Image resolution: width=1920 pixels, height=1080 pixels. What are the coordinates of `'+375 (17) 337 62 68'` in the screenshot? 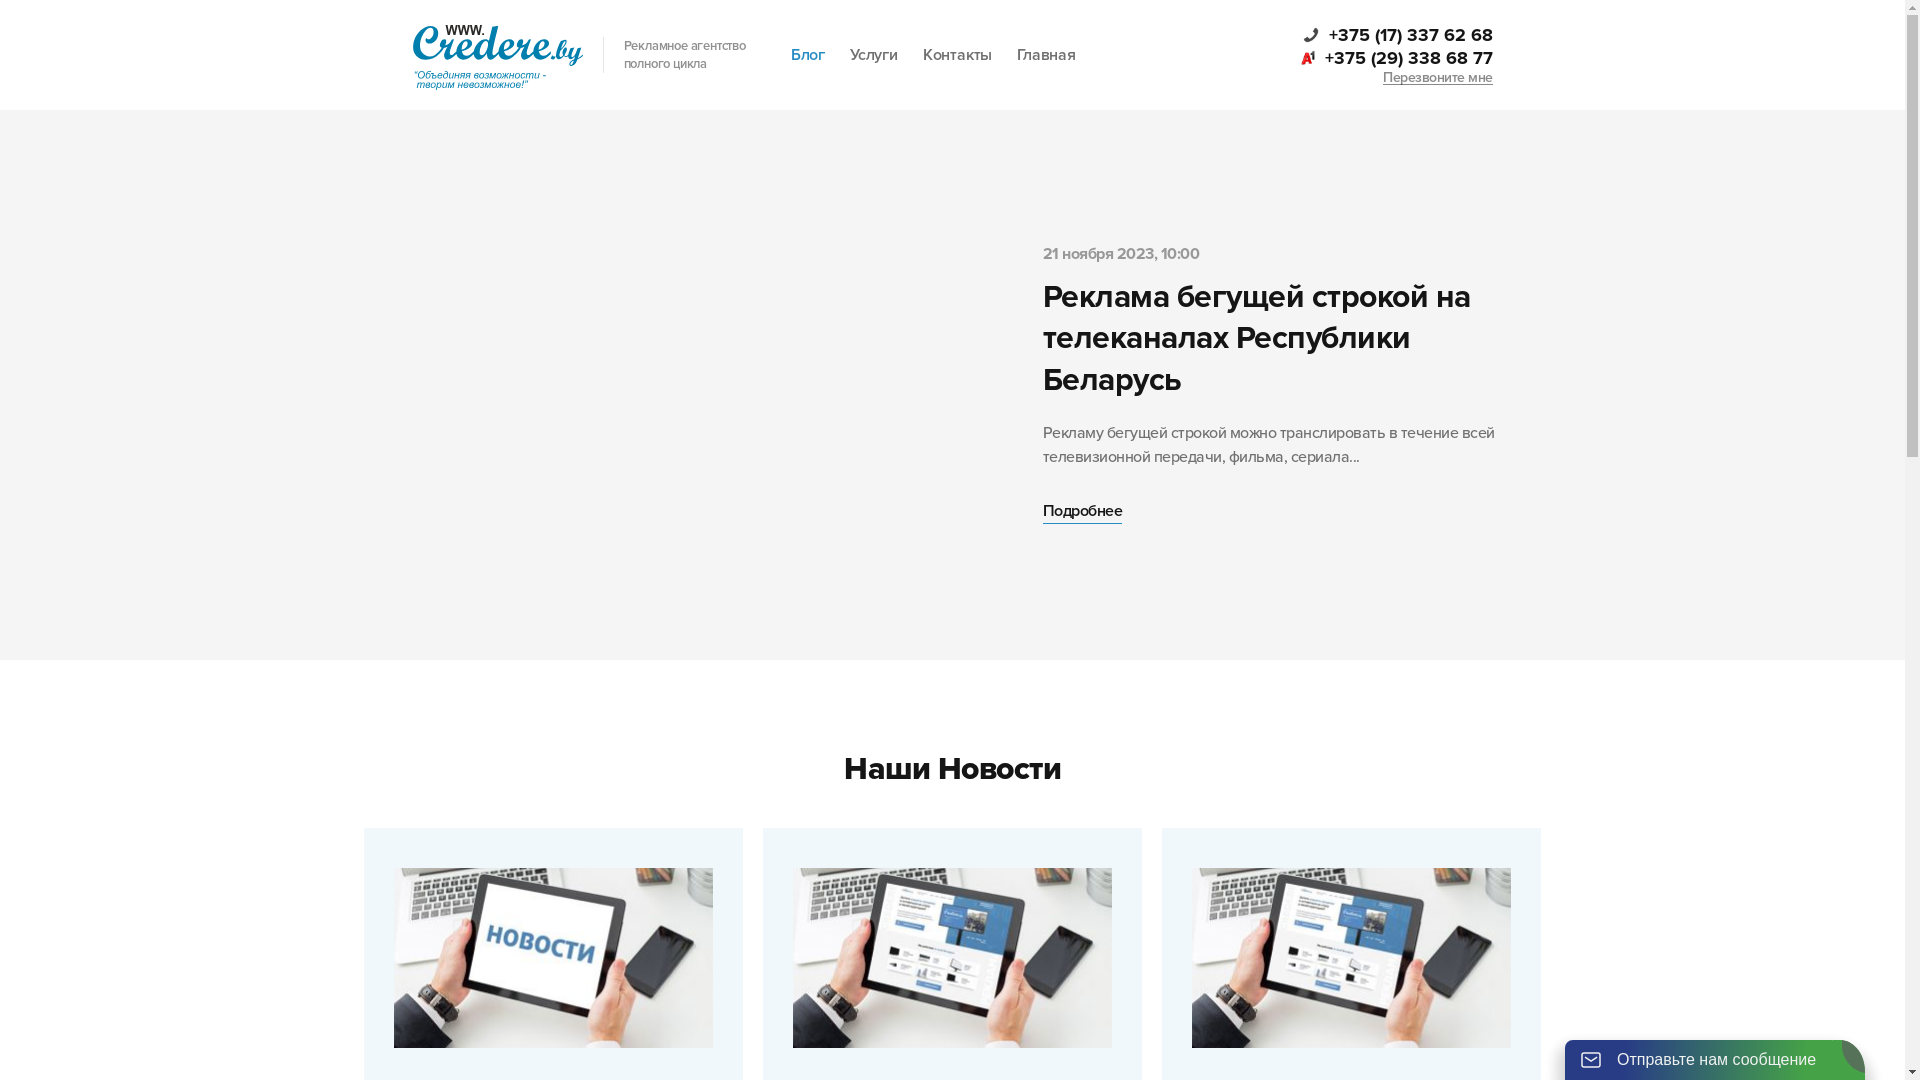 It's located at (1395, 34).